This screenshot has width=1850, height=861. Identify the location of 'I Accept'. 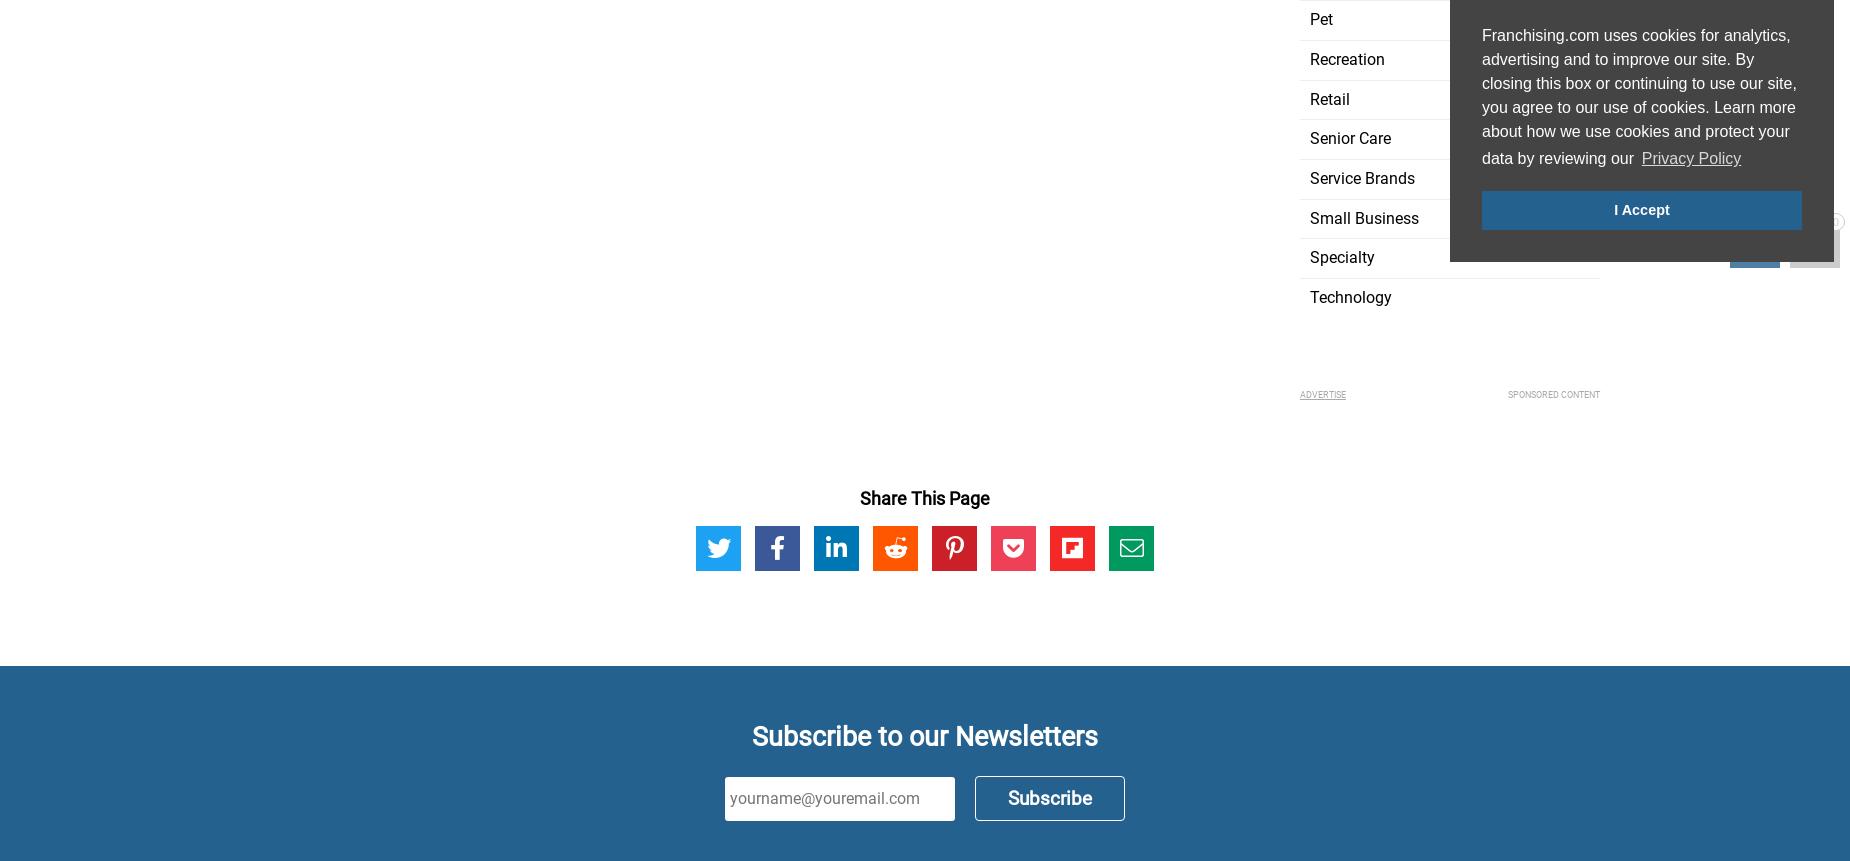
(1613, 208).